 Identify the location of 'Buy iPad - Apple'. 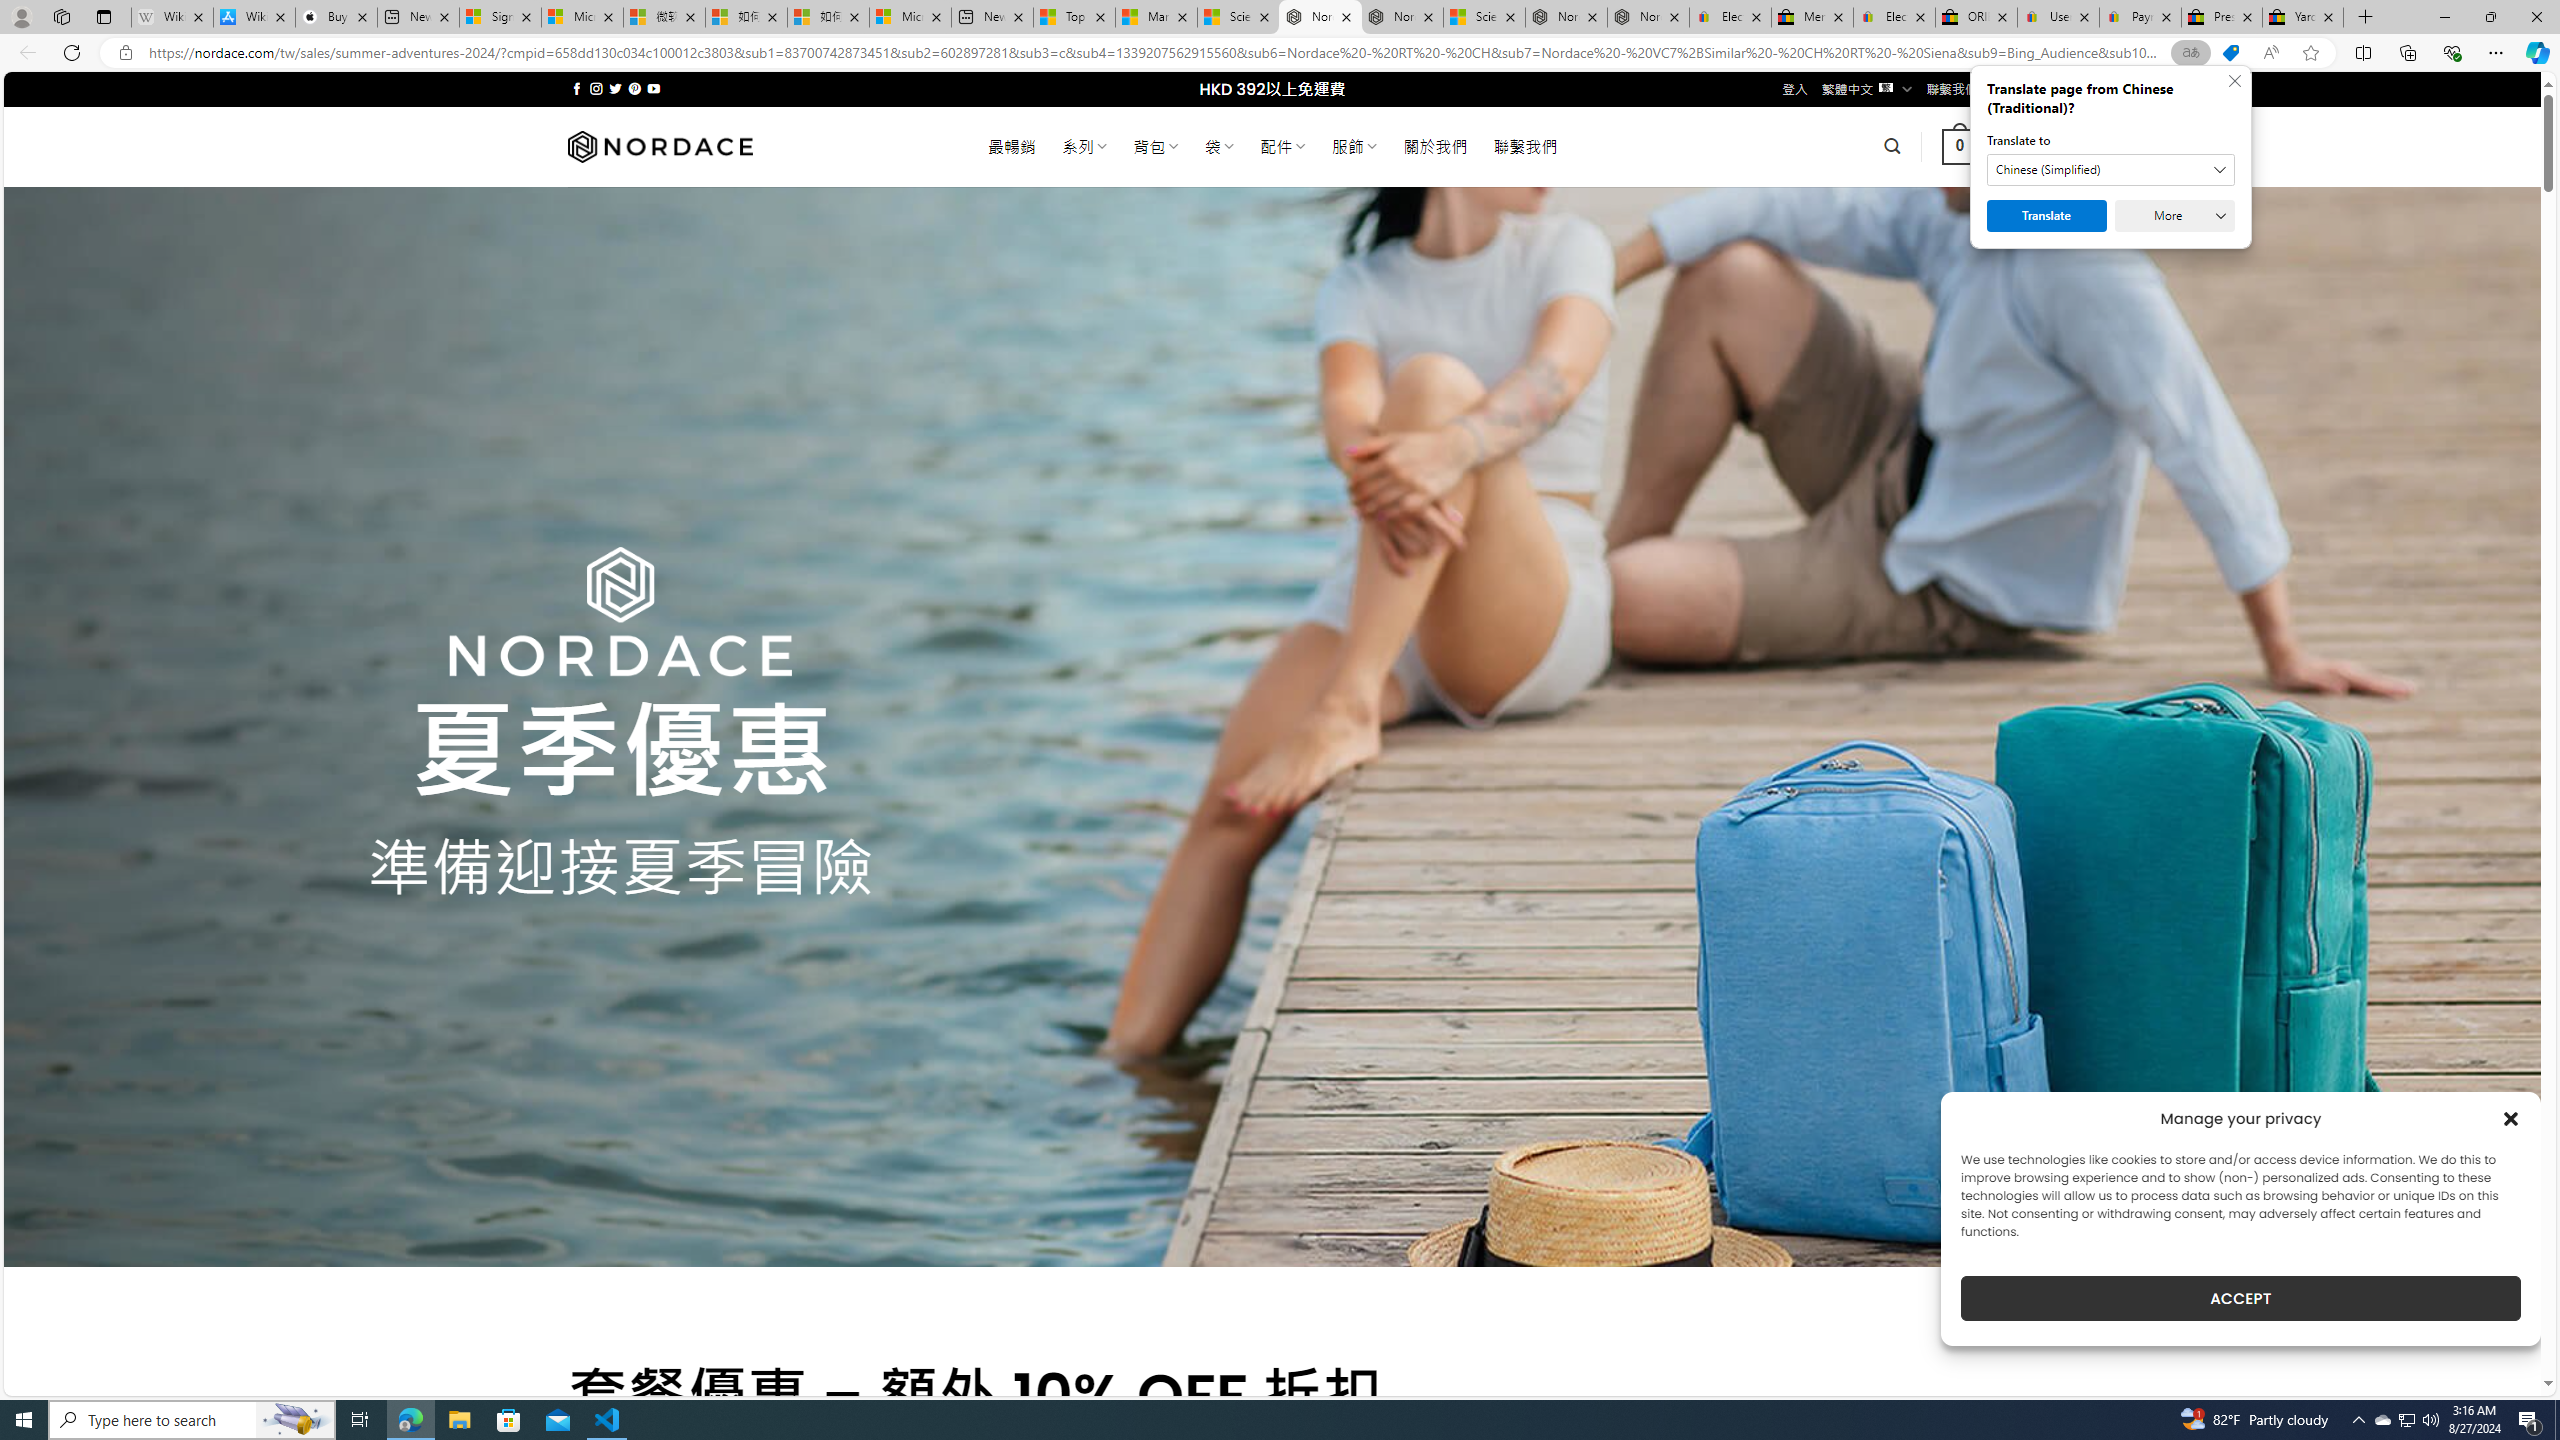
(335, 16).